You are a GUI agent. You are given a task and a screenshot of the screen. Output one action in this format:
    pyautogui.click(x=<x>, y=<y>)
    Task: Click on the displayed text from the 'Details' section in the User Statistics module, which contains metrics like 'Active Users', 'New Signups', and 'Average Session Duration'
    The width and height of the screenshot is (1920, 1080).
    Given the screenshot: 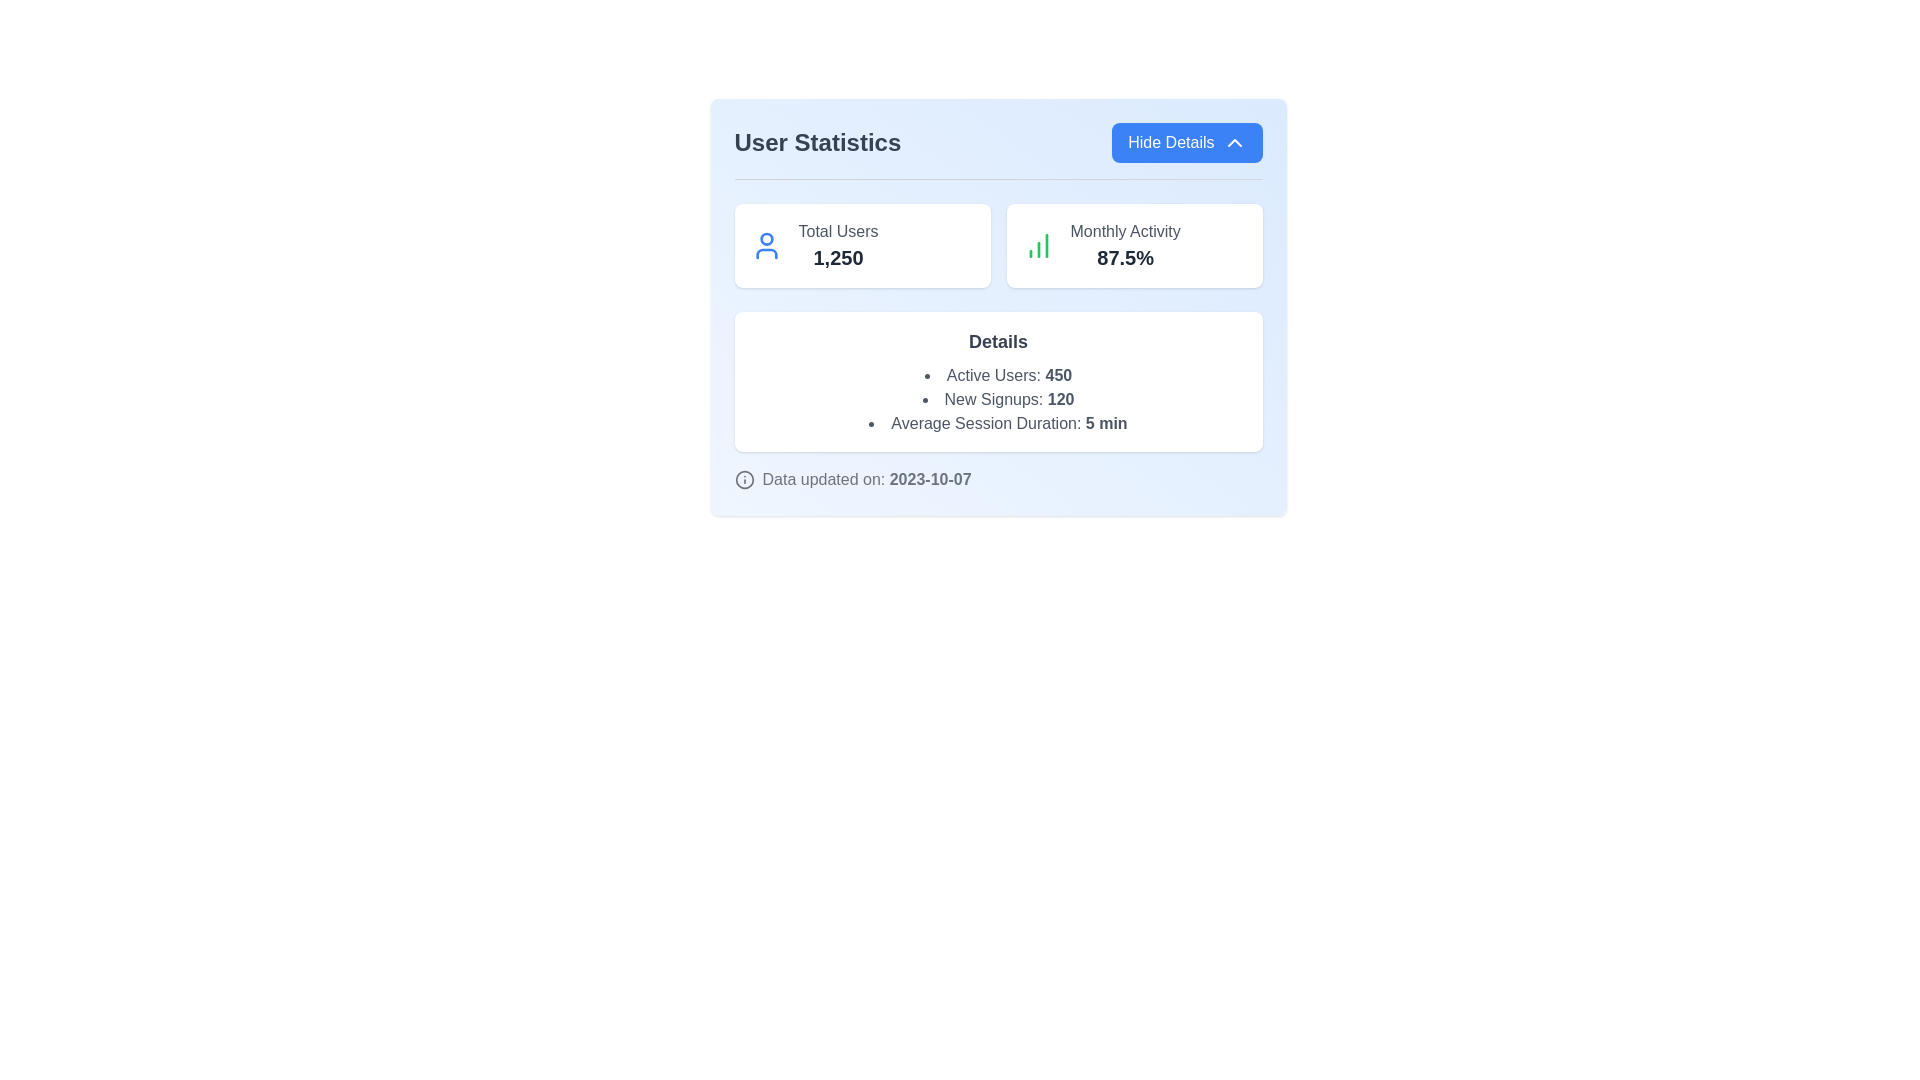 What is the action you would take?
    pyautogui.click(x=998, y=381)
    